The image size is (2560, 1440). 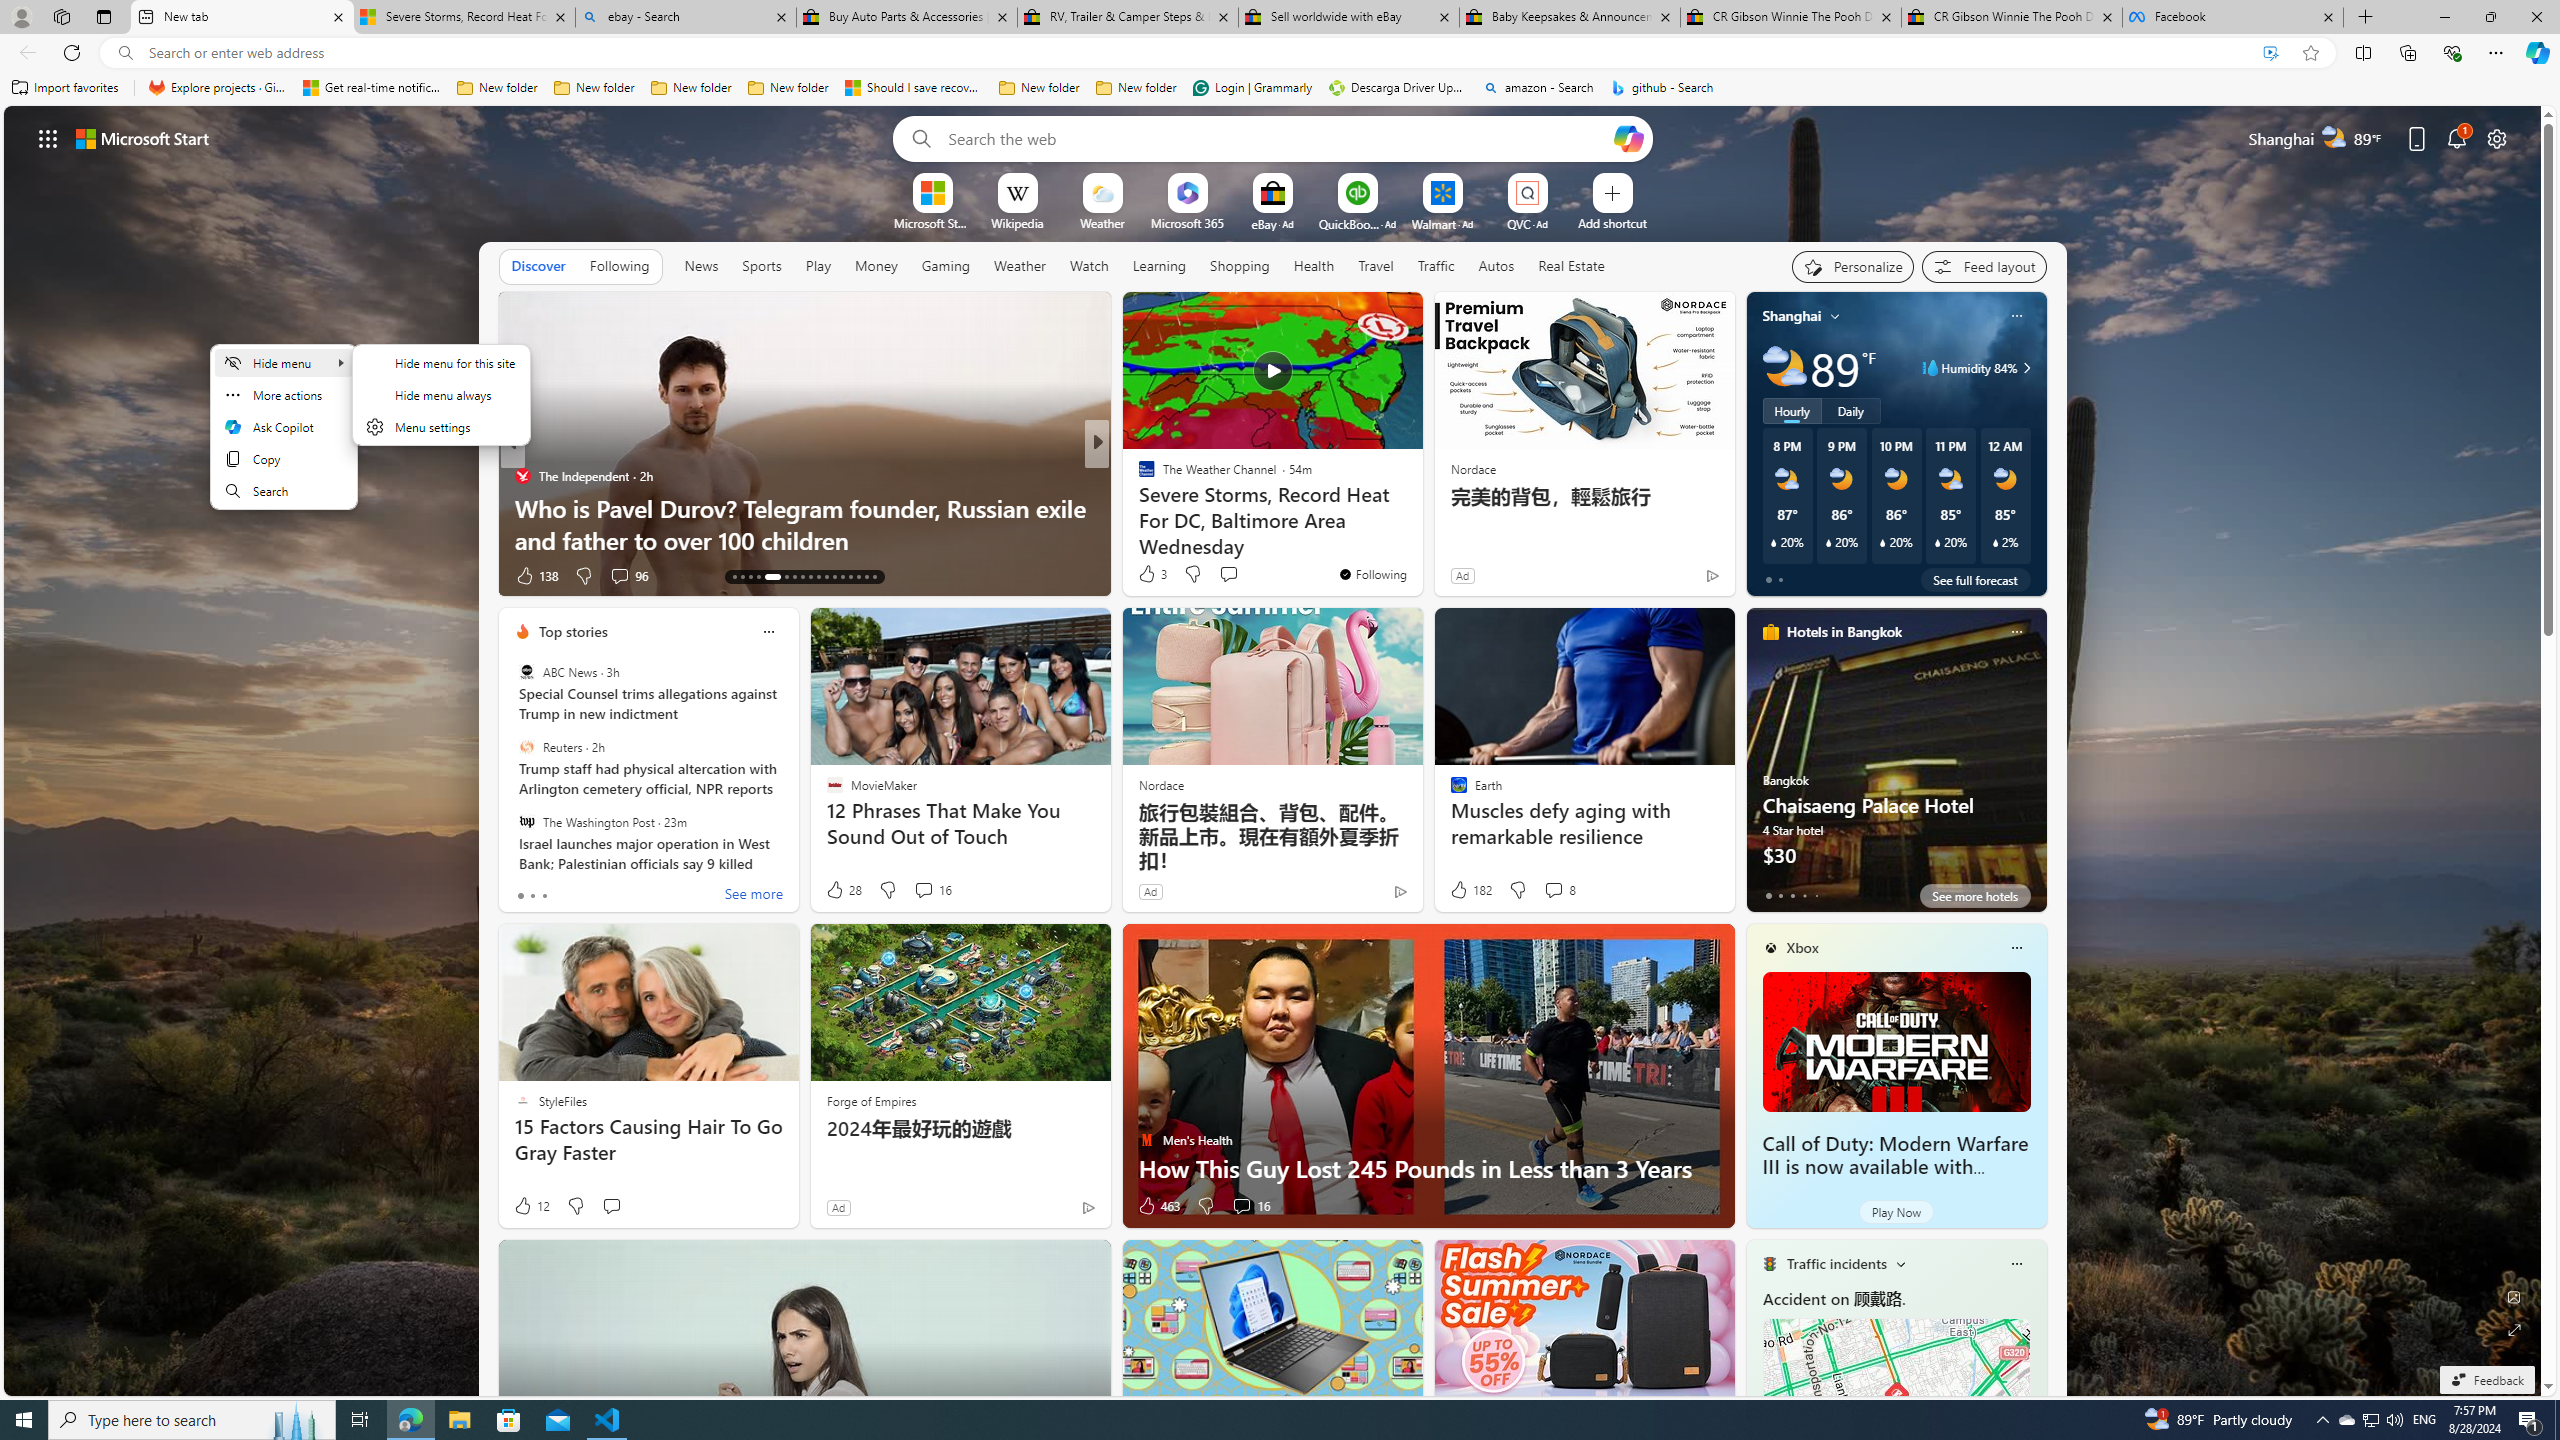 I want to click on 'Daily', so click(x=1850, y=409).